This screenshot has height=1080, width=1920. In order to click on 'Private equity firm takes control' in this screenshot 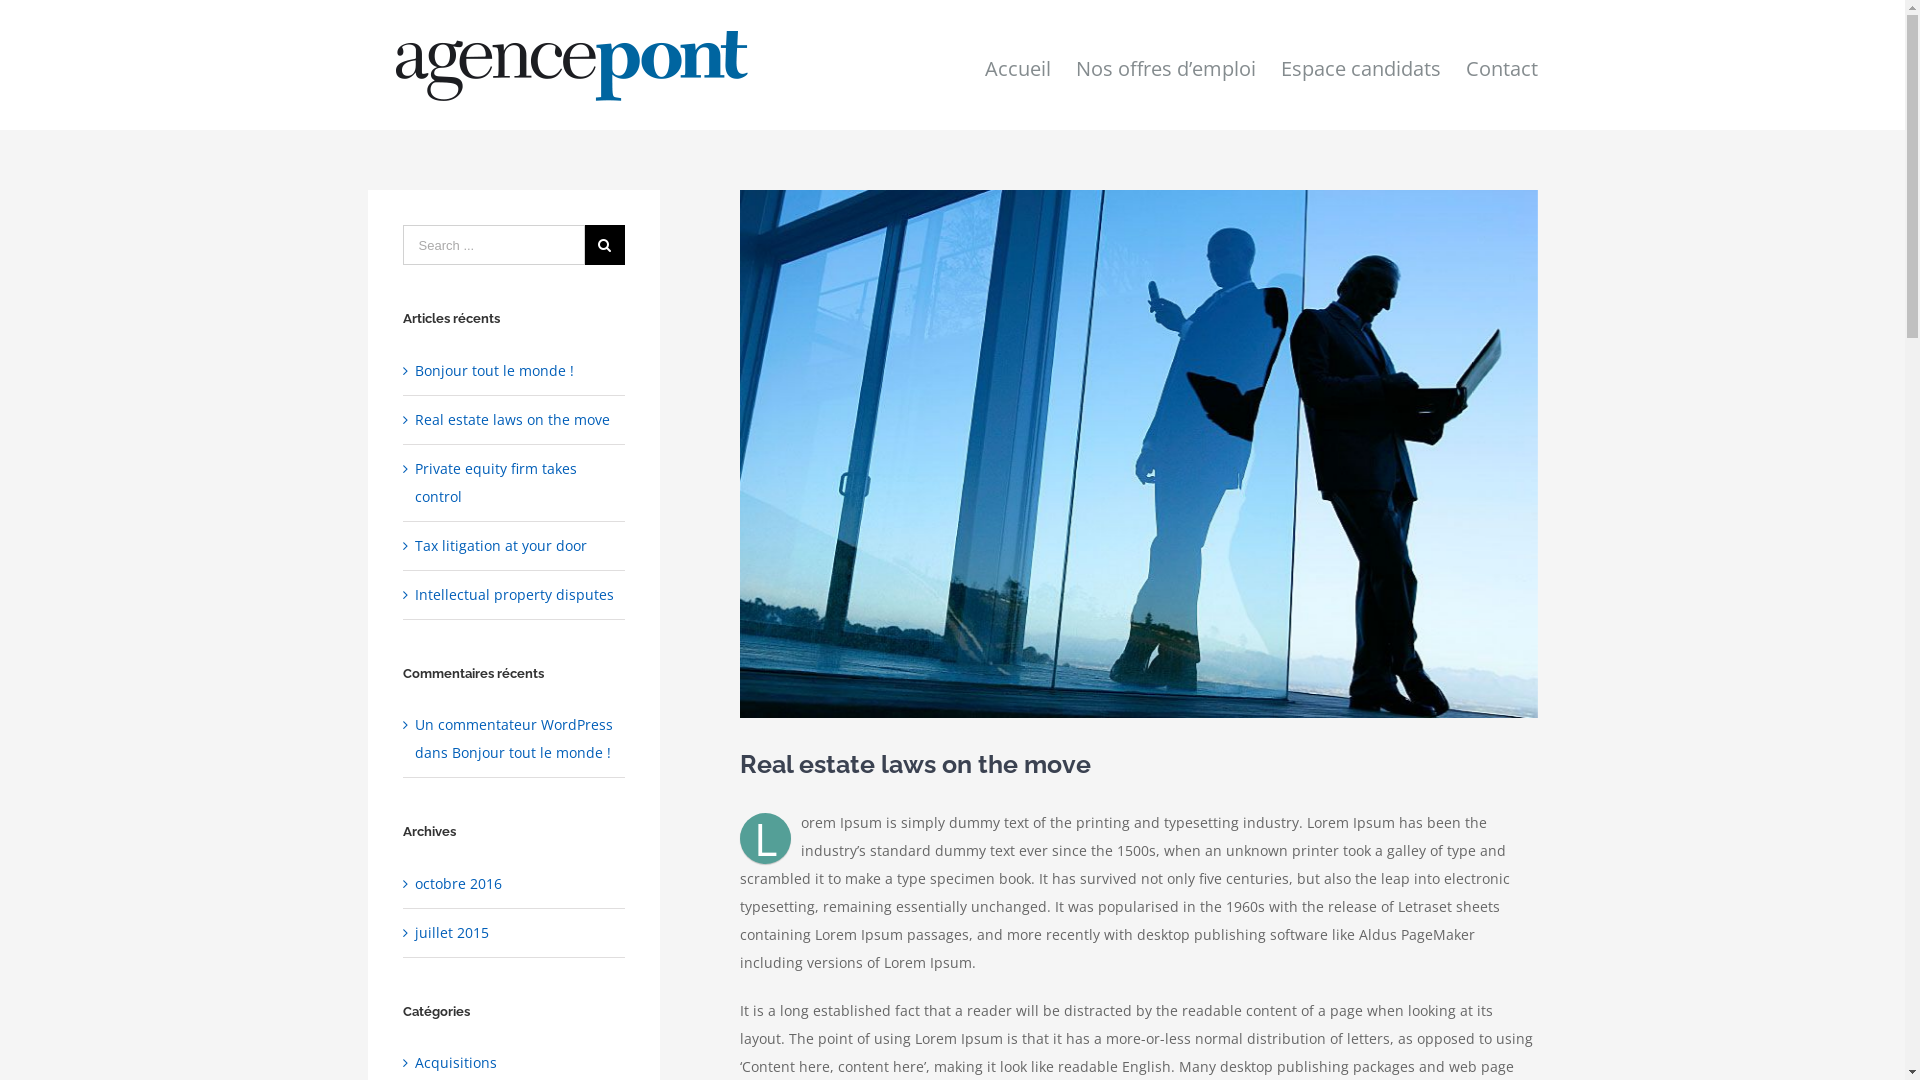, I will do `click(495, 482)`.